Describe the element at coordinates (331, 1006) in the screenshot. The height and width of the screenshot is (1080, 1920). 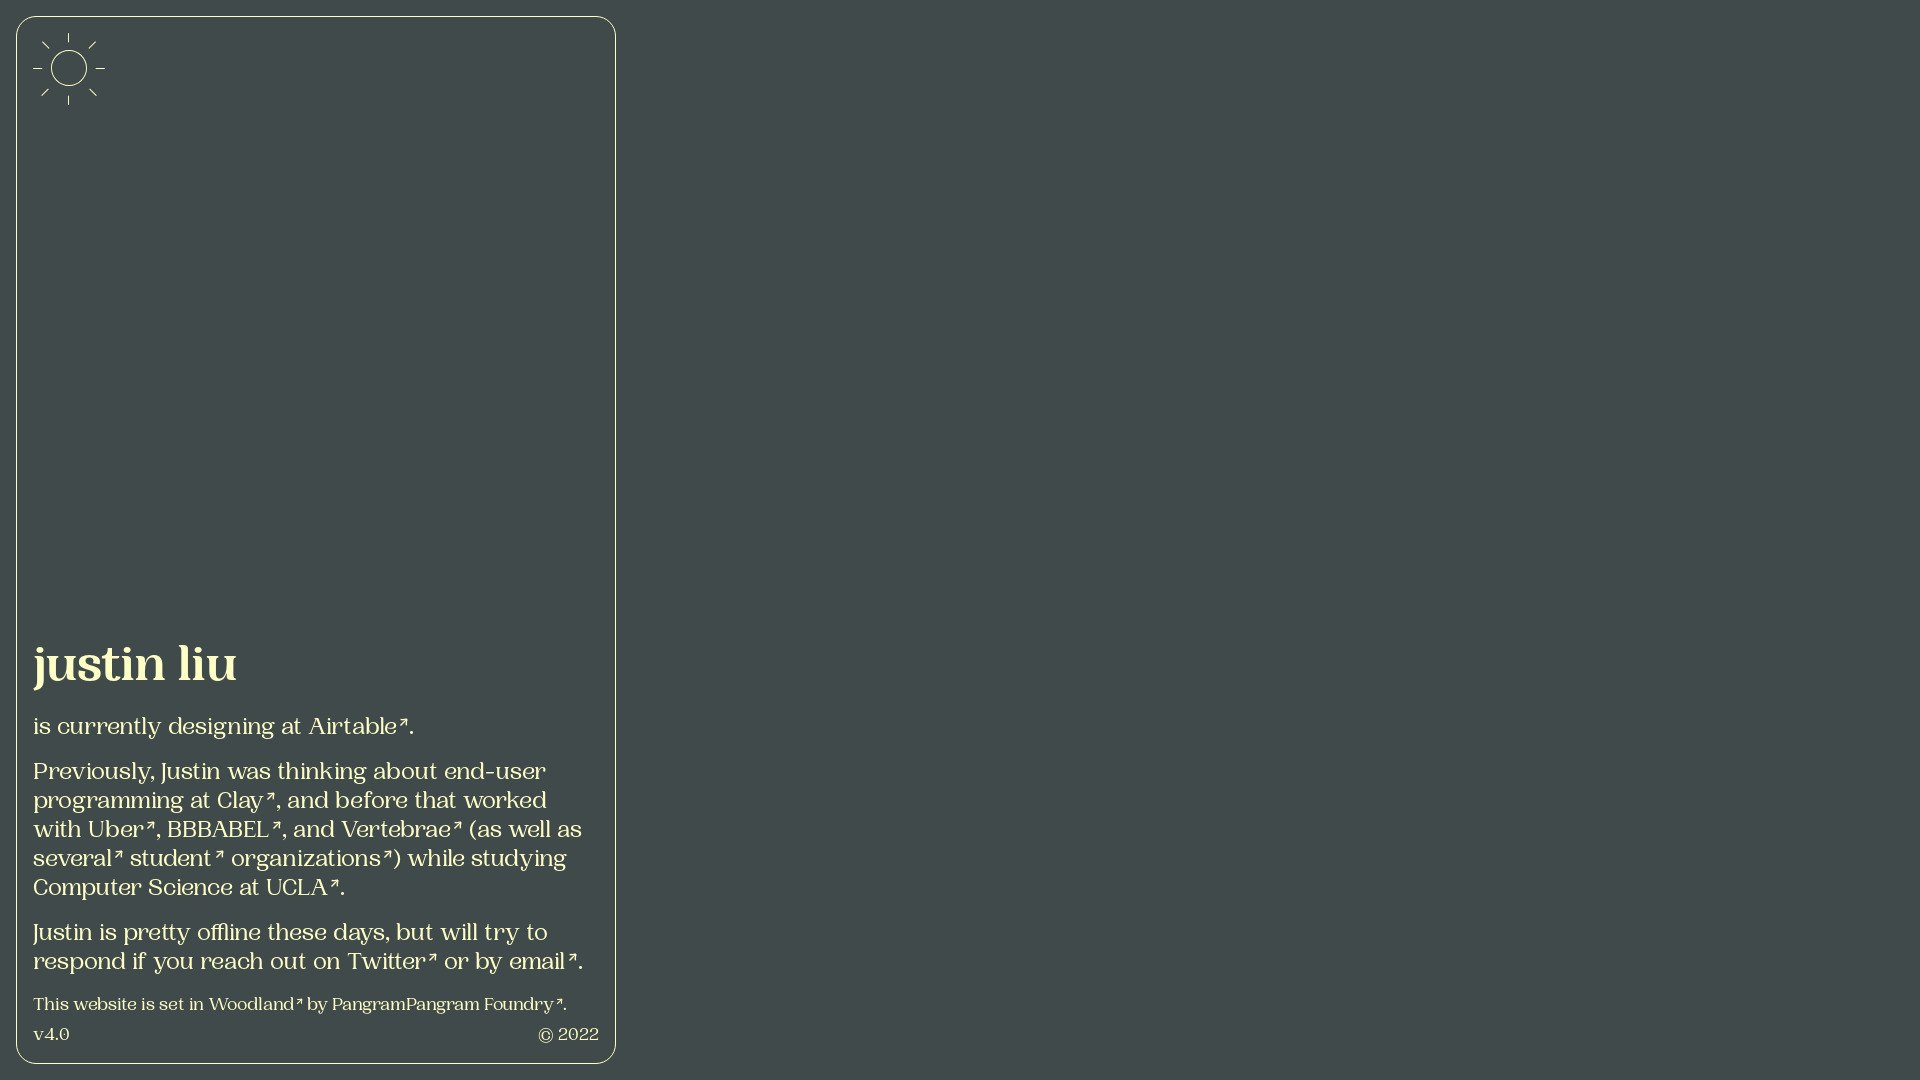
I see `'PangramPangram Foundry'` at that location.